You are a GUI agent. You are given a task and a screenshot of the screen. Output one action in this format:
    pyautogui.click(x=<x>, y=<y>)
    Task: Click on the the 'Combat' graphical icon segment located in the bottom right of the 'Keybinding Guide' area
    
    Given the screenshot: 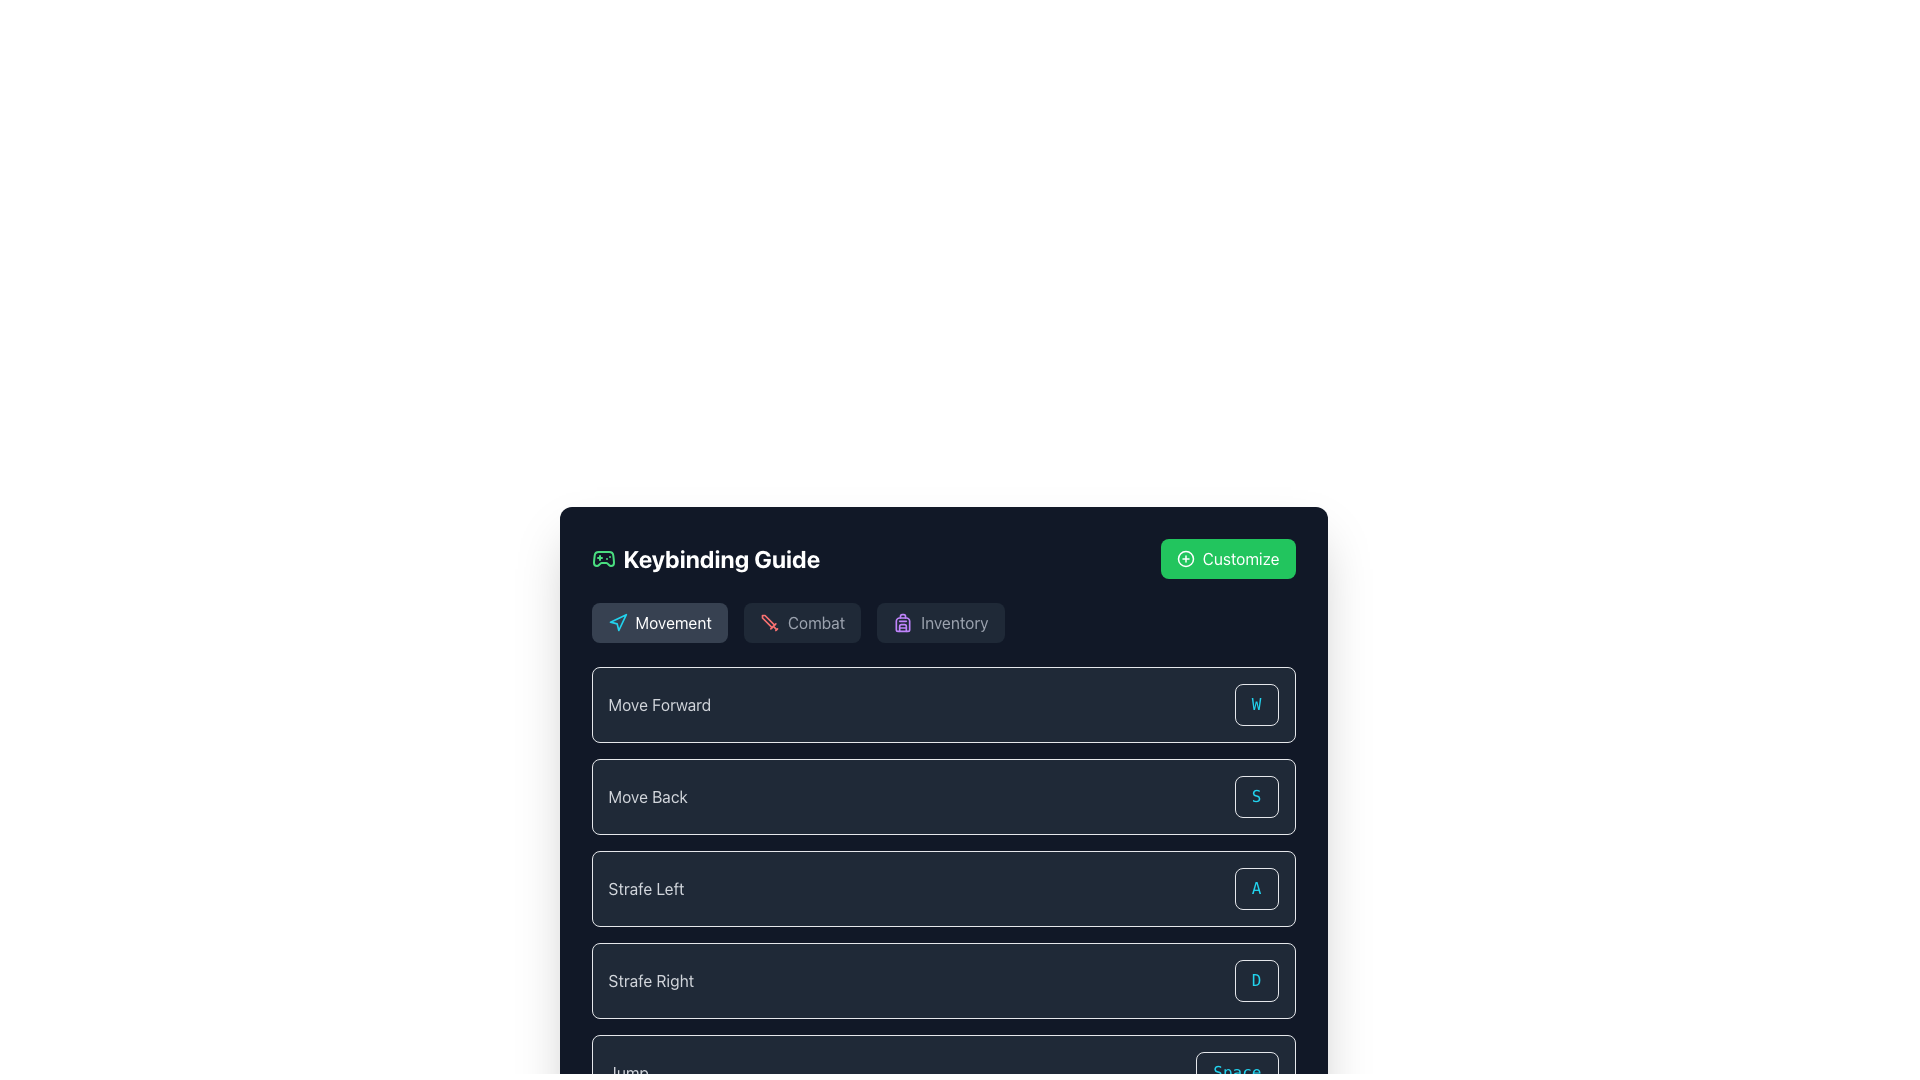 What is the action you would take?
    pyautogui.click(x=767, y=620)
    